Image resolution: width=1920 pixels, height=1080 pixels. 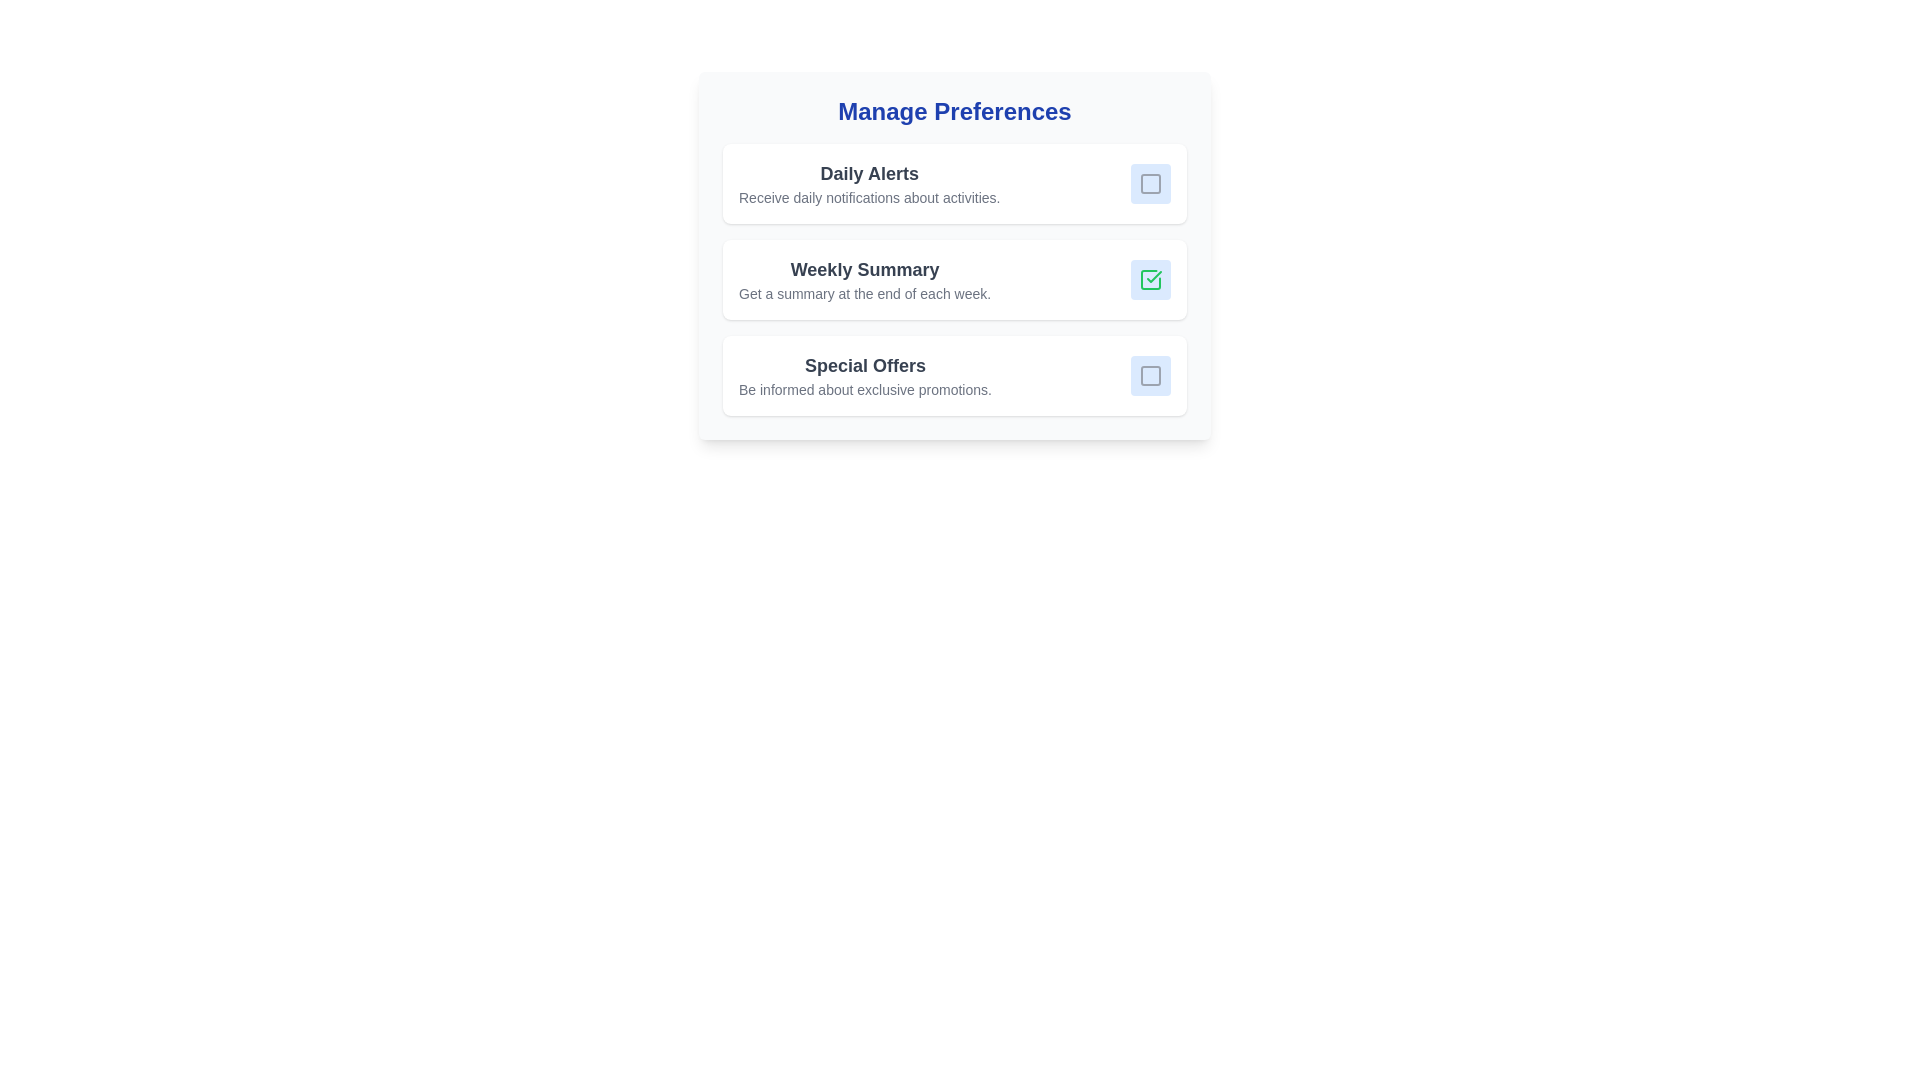 I want to click on the 'Daily Alerts' checkbox or status indicator, so click(x=1151, y=184).